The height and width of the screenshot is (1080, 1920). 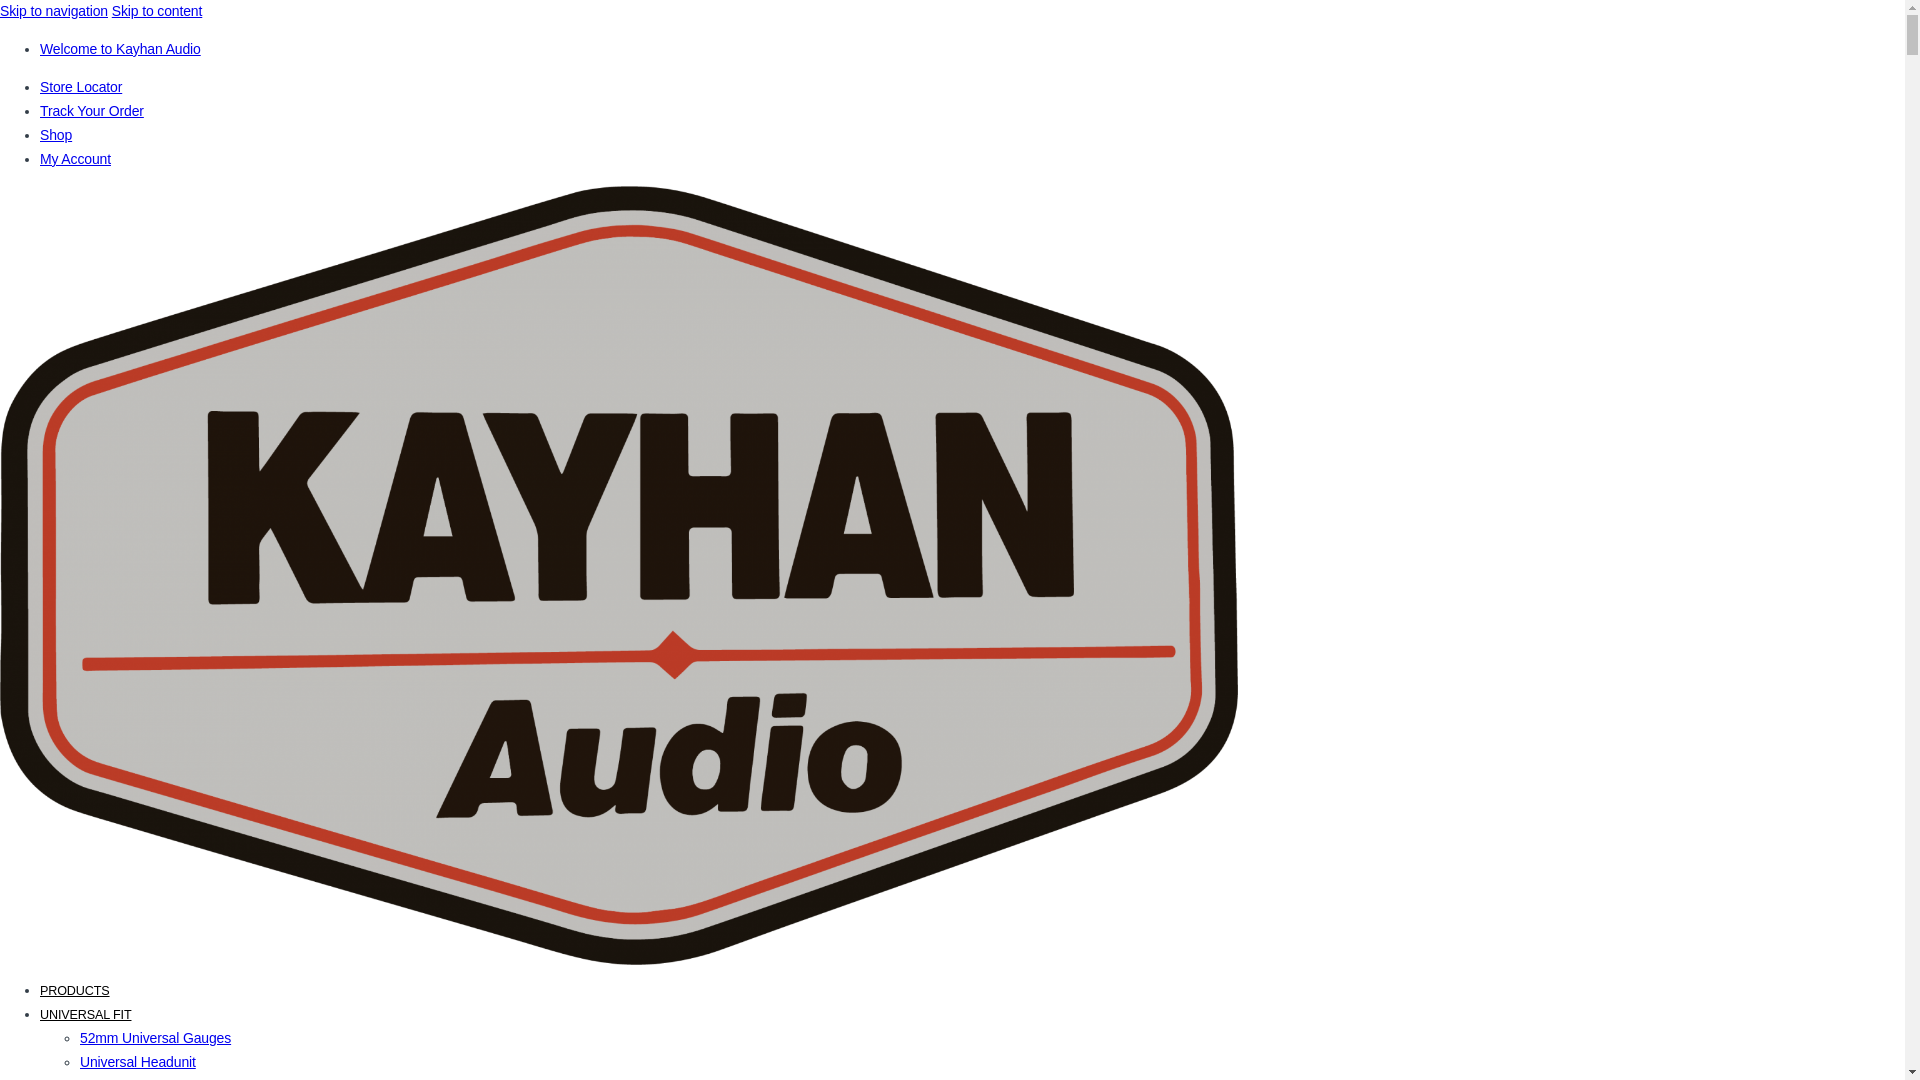 I want to click on 'Store Locator', so click(x=80, y=86).